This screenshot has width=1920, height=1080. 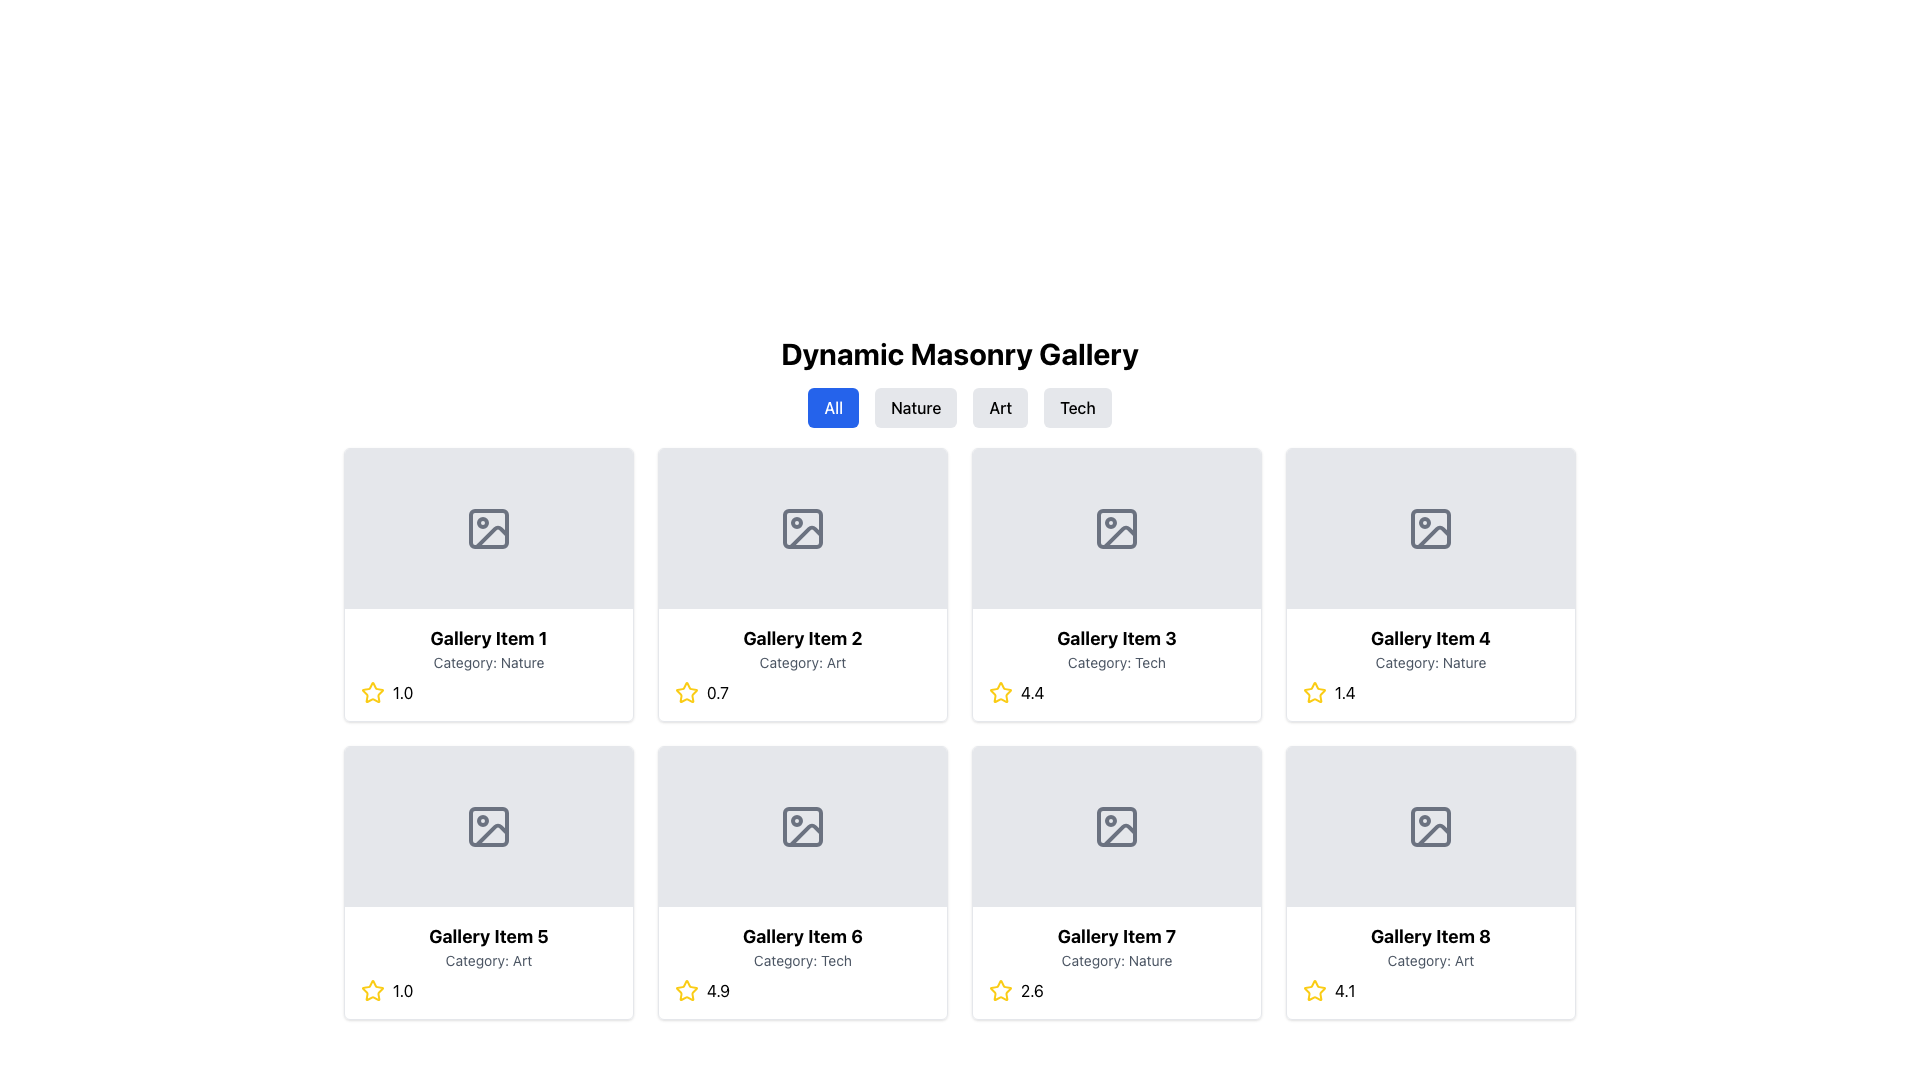 I want to click on the image placeholder in 'Gallery Item 7' located in the third row of the grid layout, so click(x=1116, y=826).